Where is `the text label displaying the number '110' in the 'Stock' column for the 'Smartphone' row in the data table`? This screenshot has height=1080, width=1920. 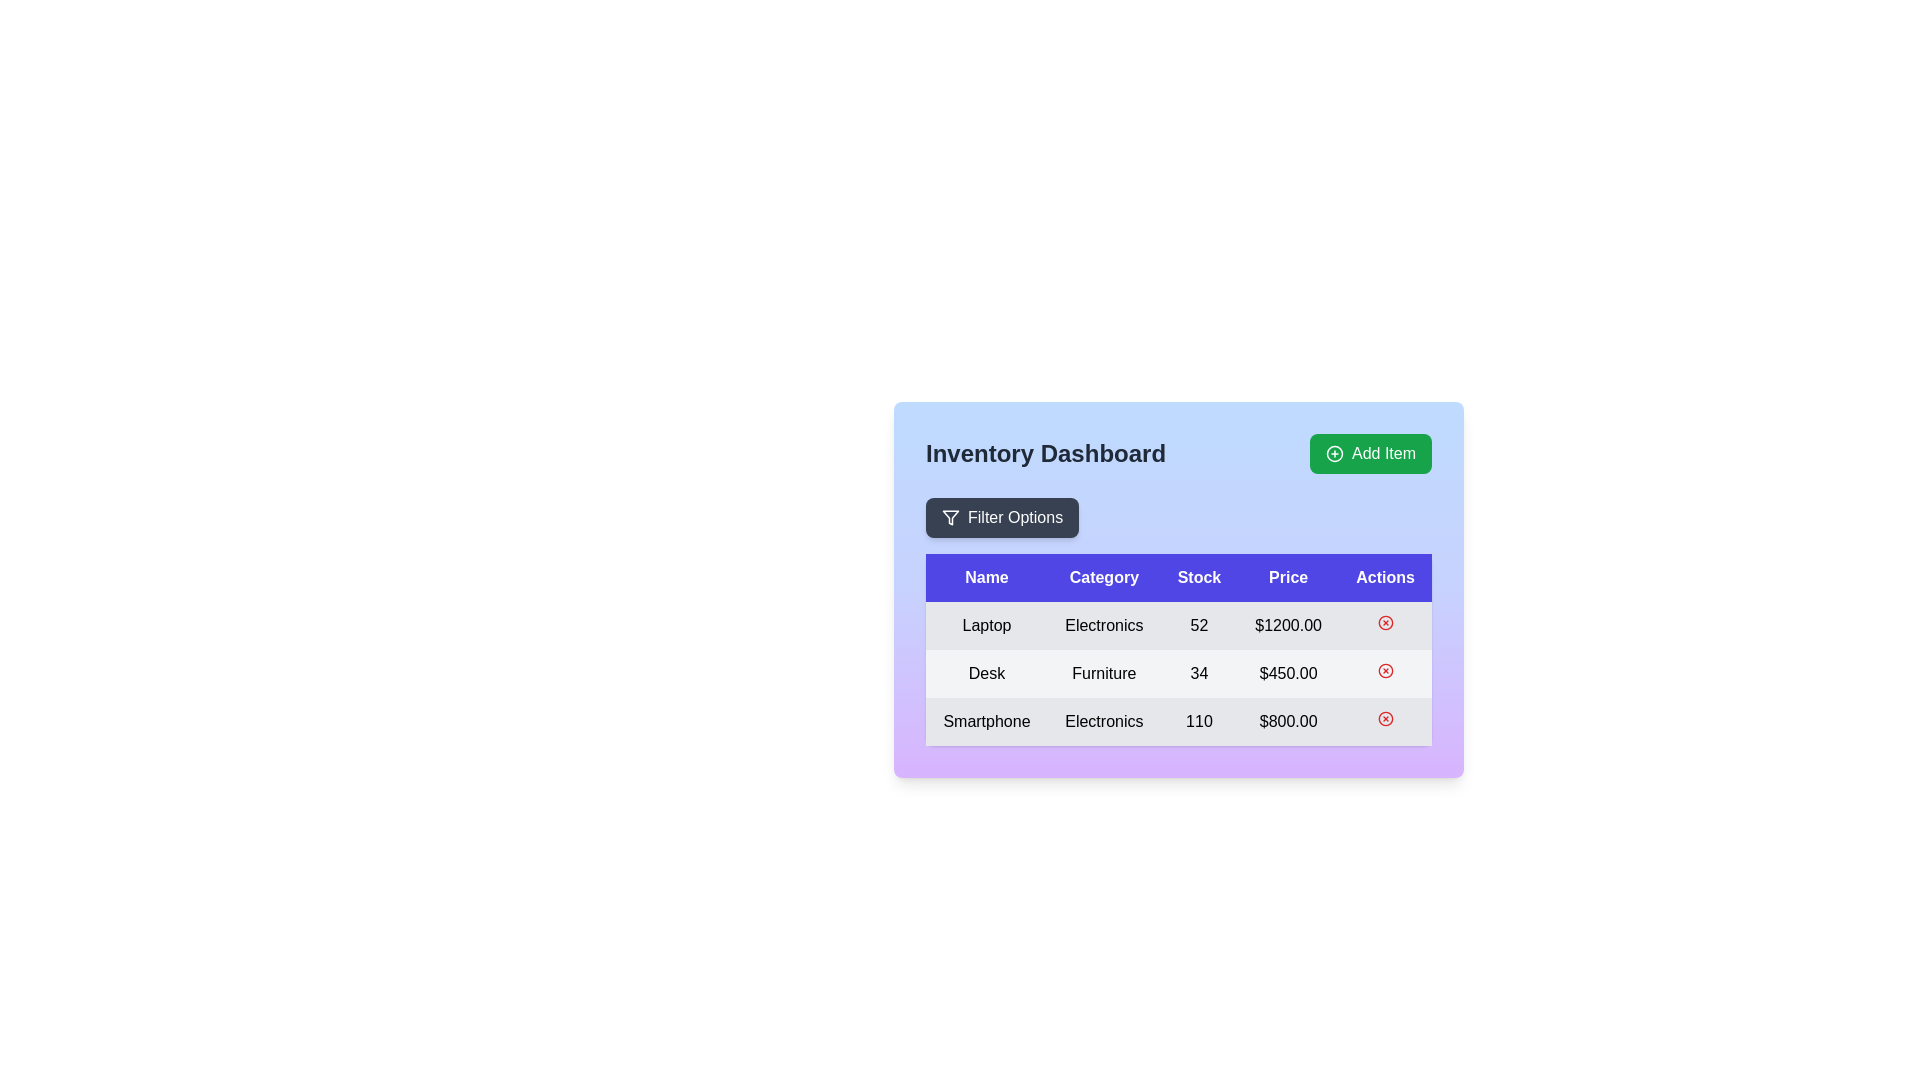 the text label displaying the number '110' in the 'Stock' column for the 'Smartphone' row in the data table is located at coordinates (1199, 721).